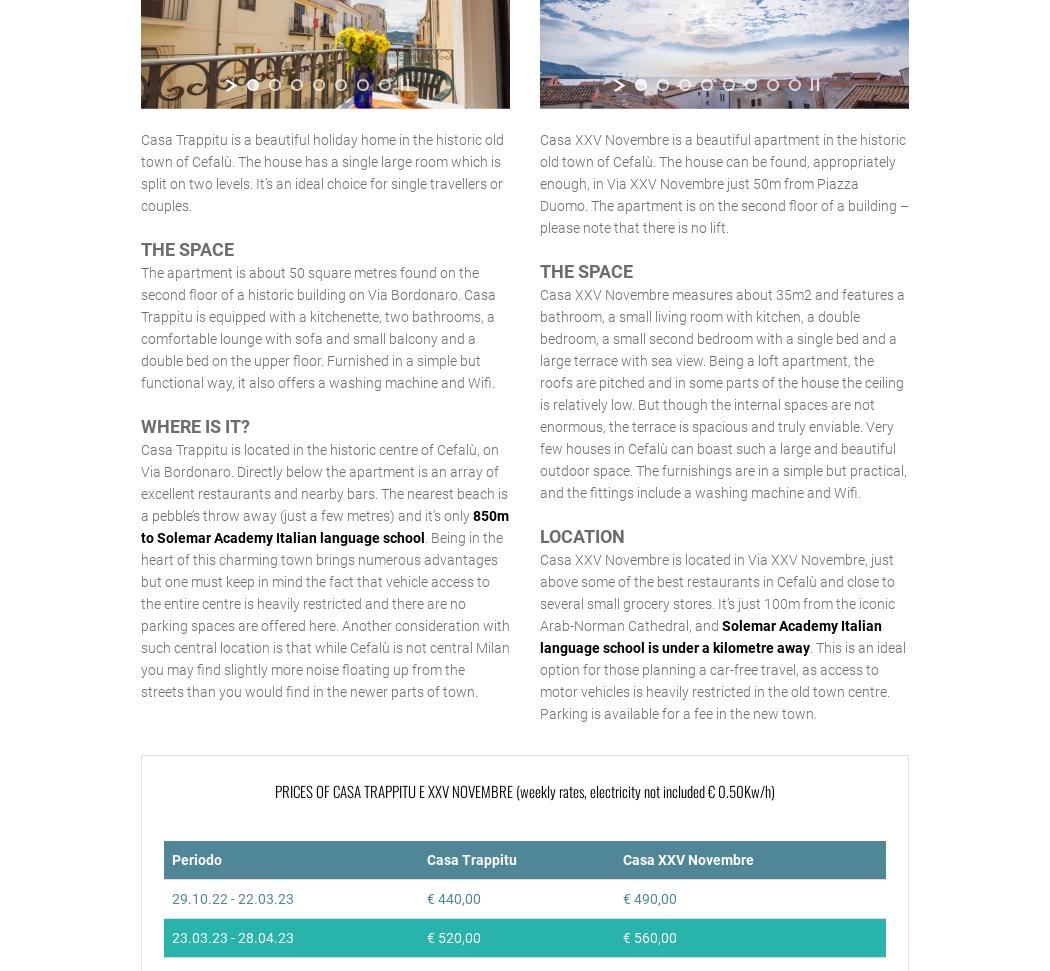 This screenshot has height=971, width=1050. What do you see at coordinates (195, 858) in the screenshot?
I see `'Periodo'` at bounding box center [195, 858].